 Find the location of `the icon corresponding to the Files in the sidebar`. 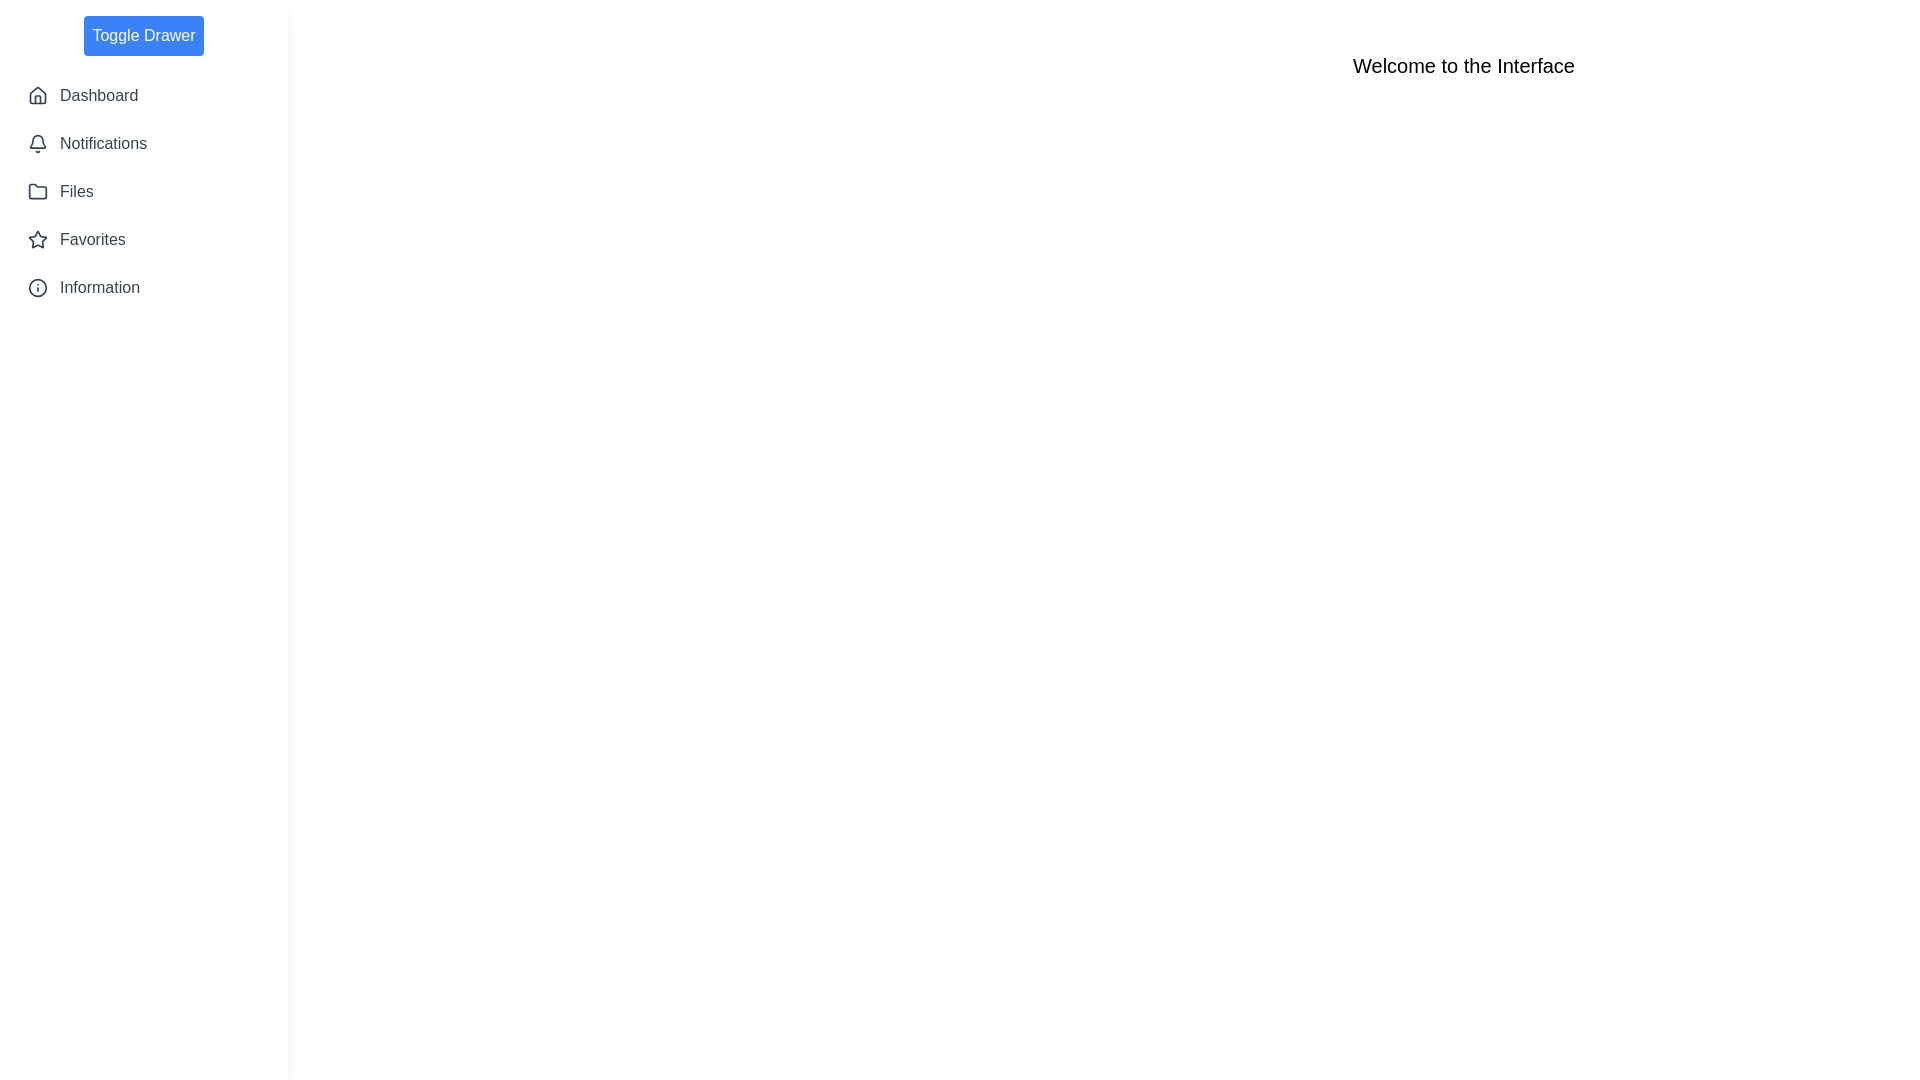

the icon corresponding to the Files in the sidebar is located at coordinates (38, 192).